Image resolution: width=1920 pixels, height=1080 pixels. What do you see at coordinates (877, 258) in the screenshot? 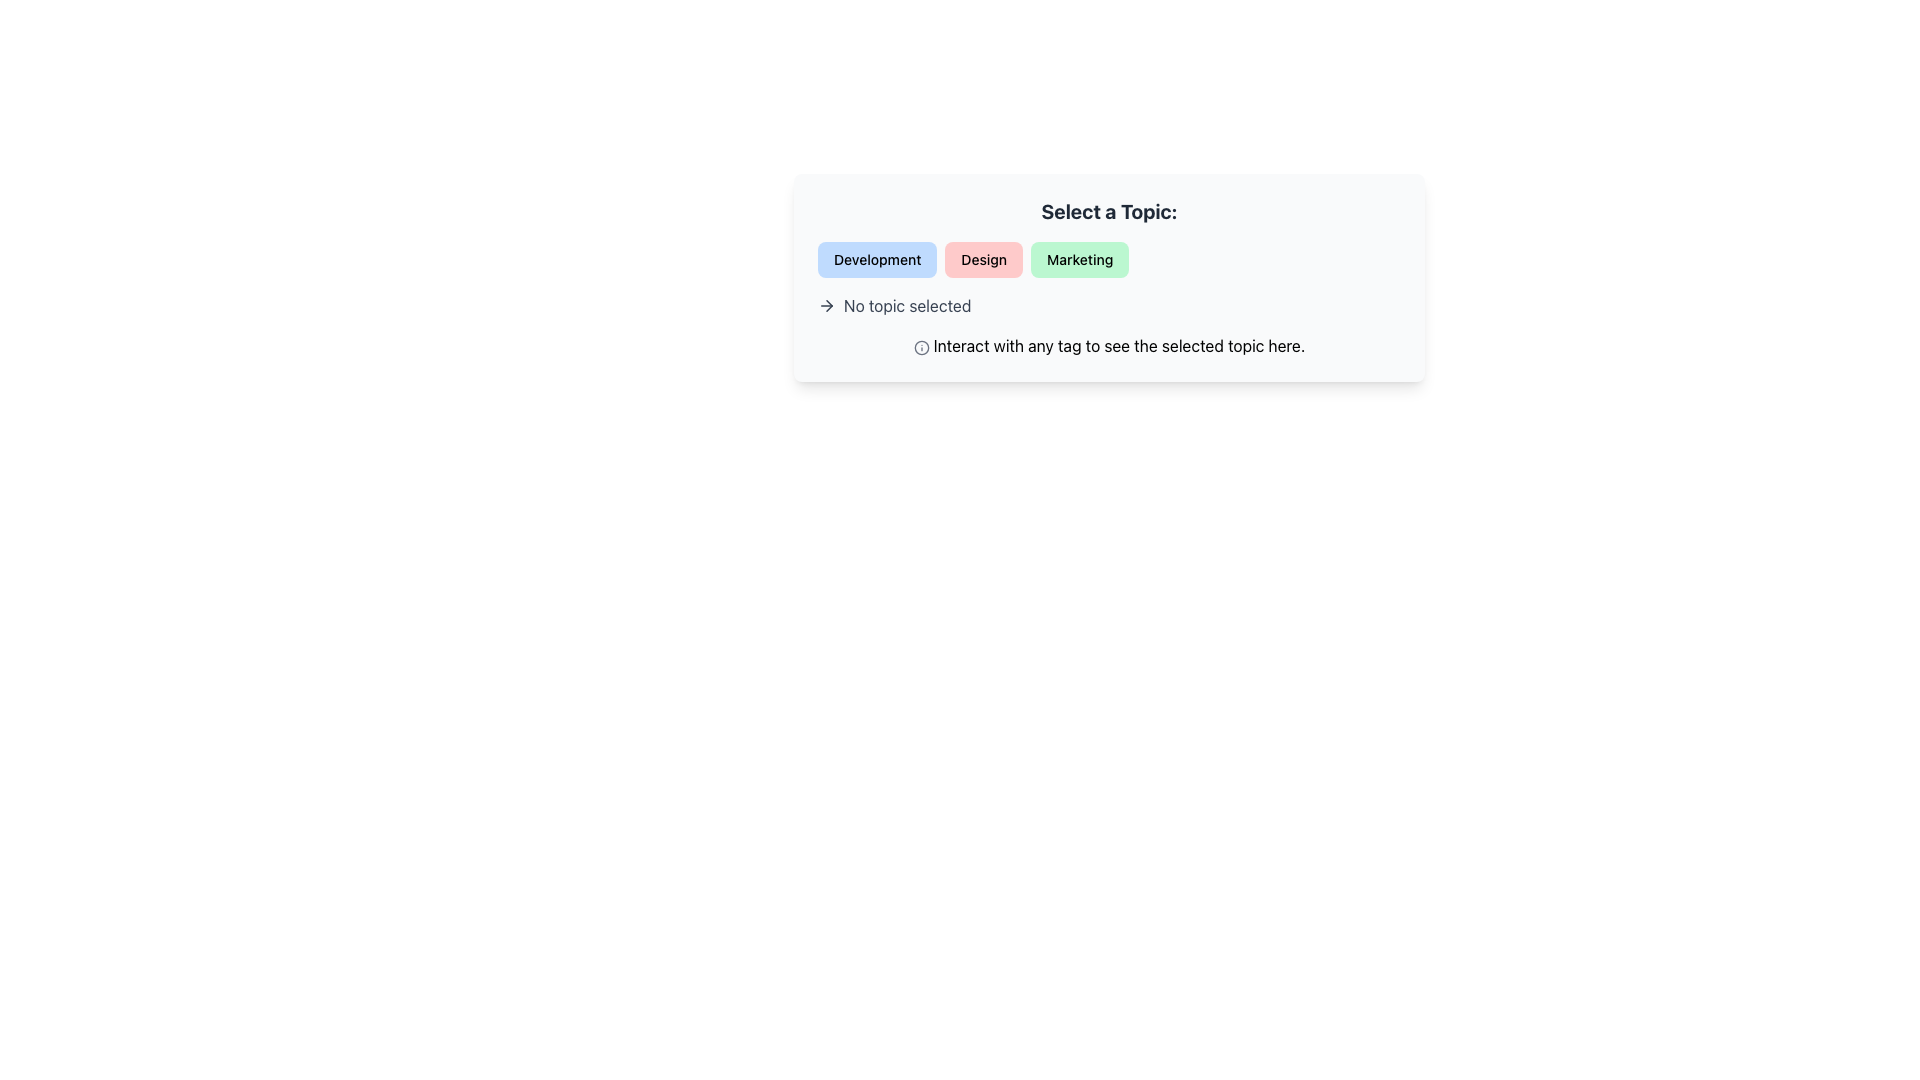
I see `the 'Development' button, which is the first button in a group of three horizontally aligned buttons` at bounding box center [877, 258].